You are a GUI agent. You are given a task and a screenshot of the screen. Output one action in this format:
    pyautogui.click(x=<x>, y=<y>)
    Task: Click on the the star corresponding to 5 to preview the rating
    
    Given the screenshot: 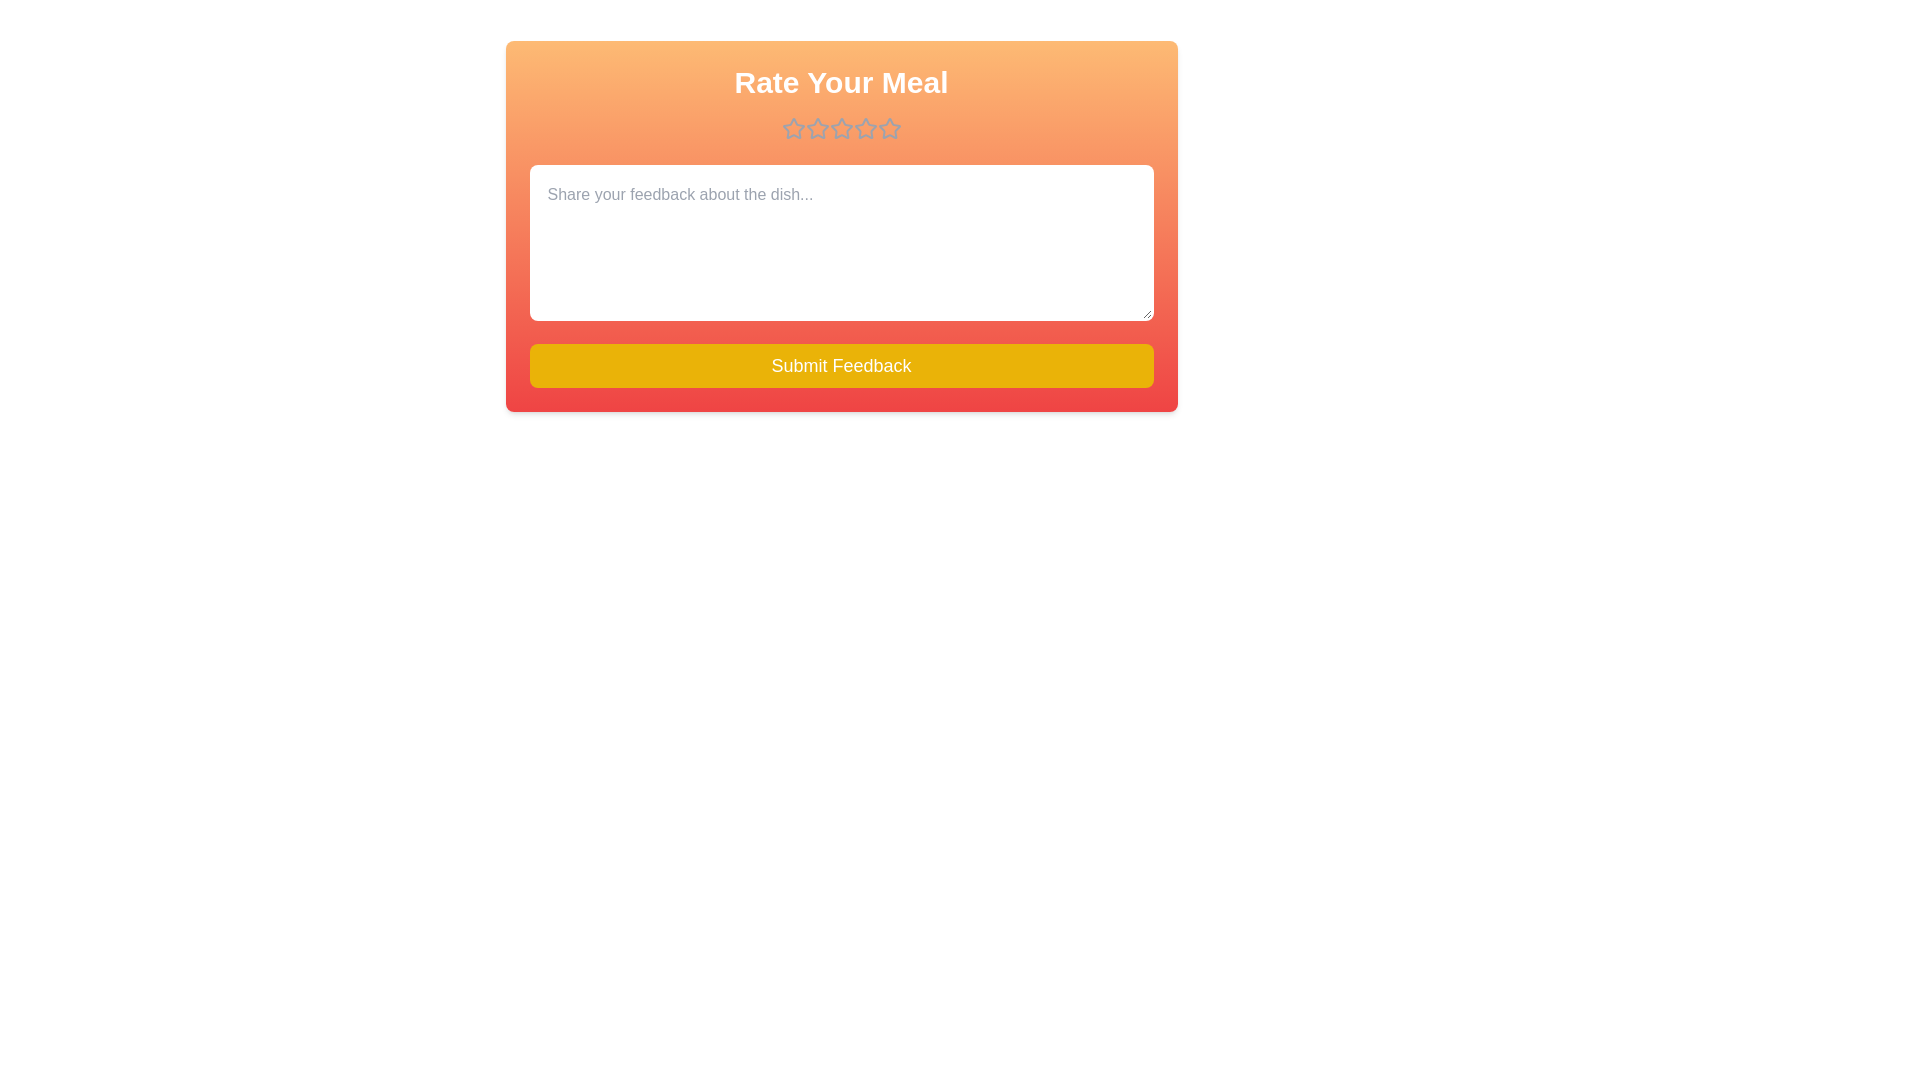 What is the action you would take?
    pyautogui.click(x=888, y=128)
    